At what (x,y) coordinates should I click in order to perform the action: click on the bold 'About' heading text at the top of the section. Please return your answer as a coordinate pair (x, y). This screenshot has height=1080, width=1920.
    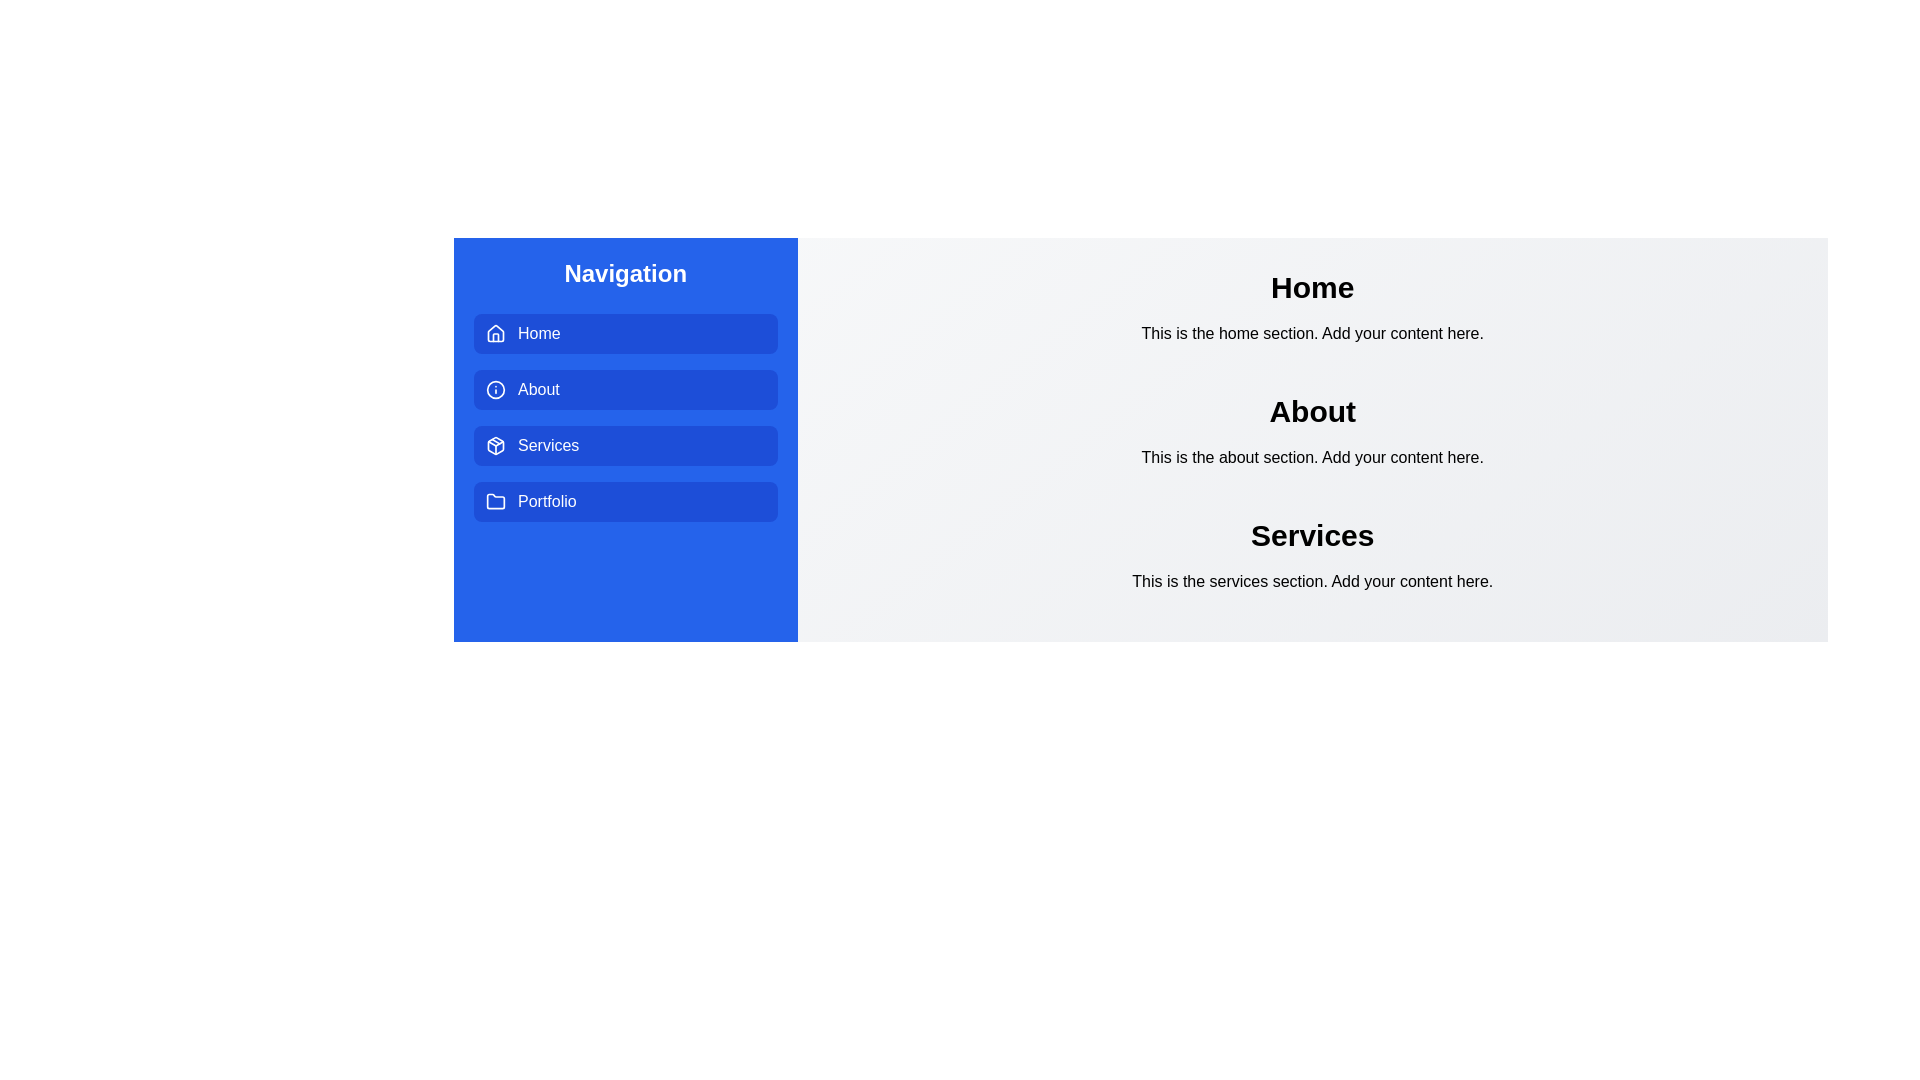
    Looking at the image, I should click on (1312, 411).